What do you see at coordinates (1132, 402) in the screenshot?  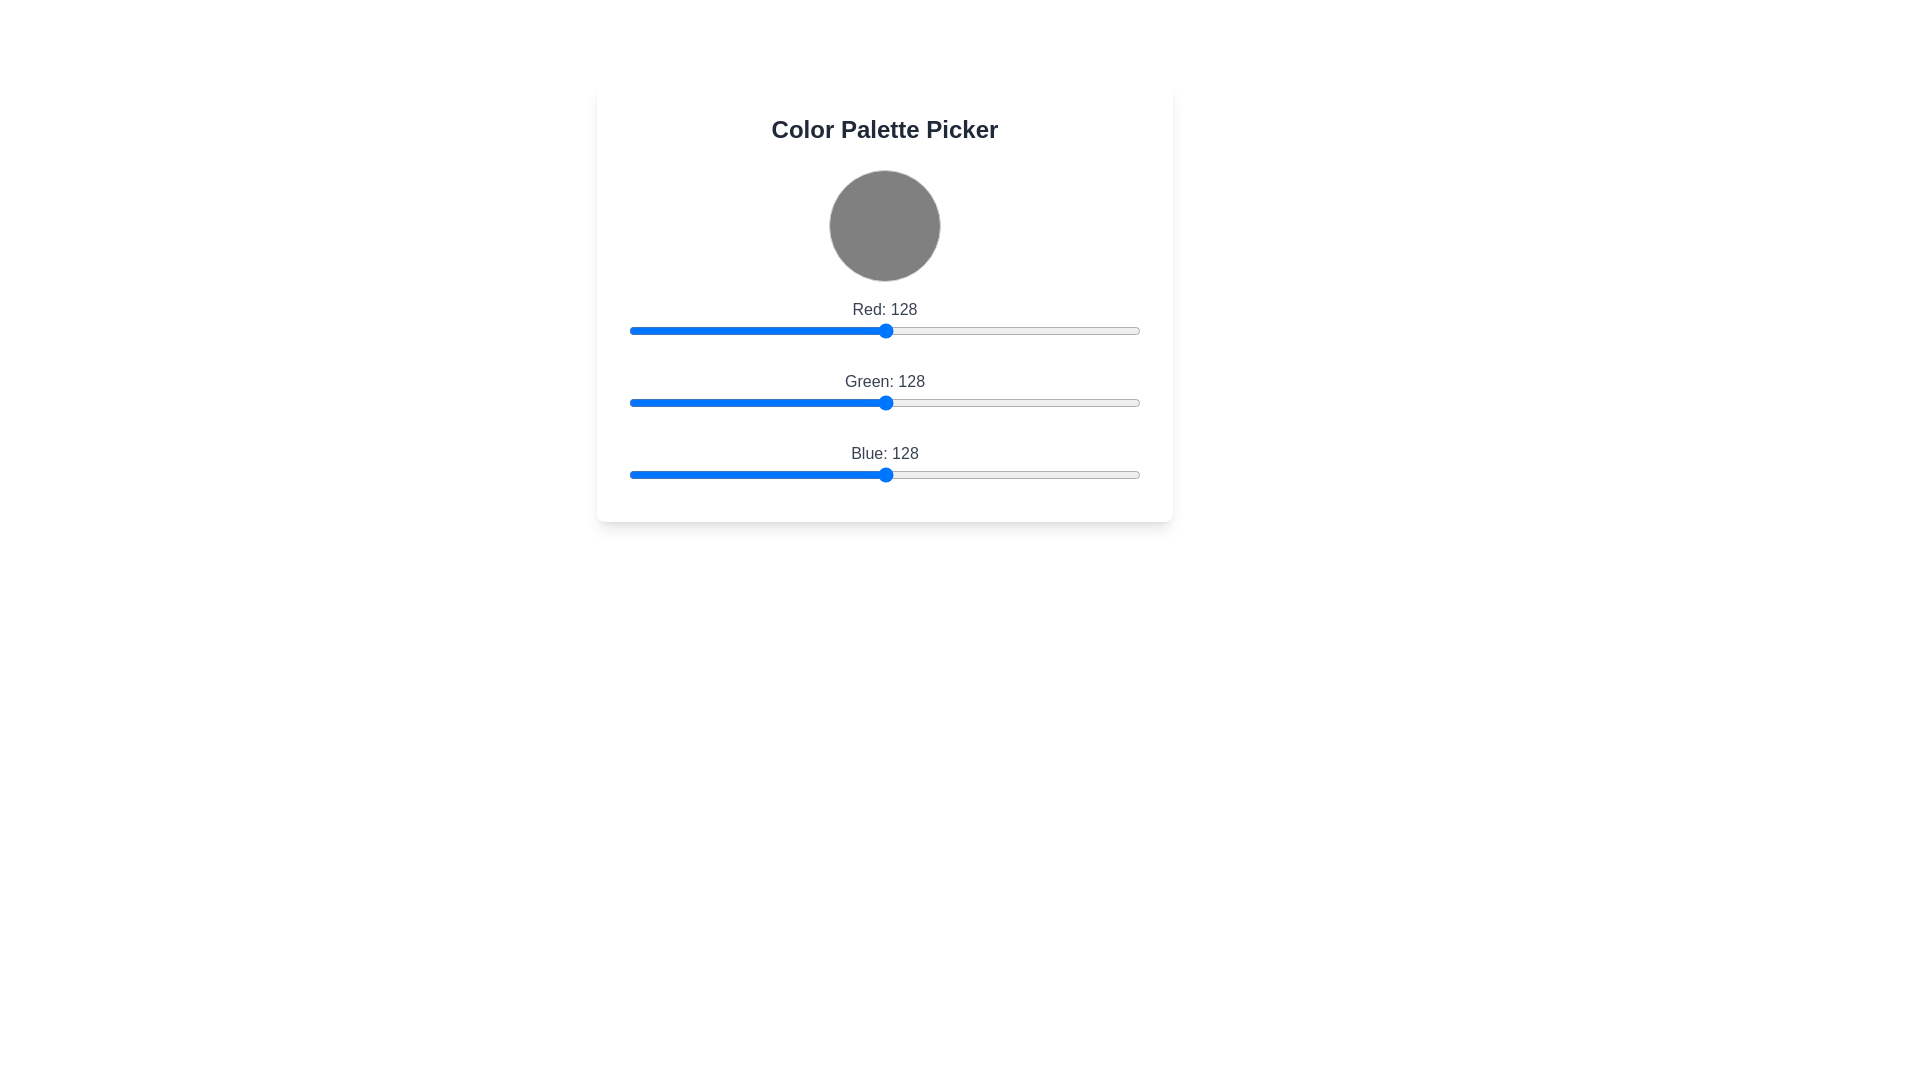 I see `the green value` at bounding box center [1132, 402].